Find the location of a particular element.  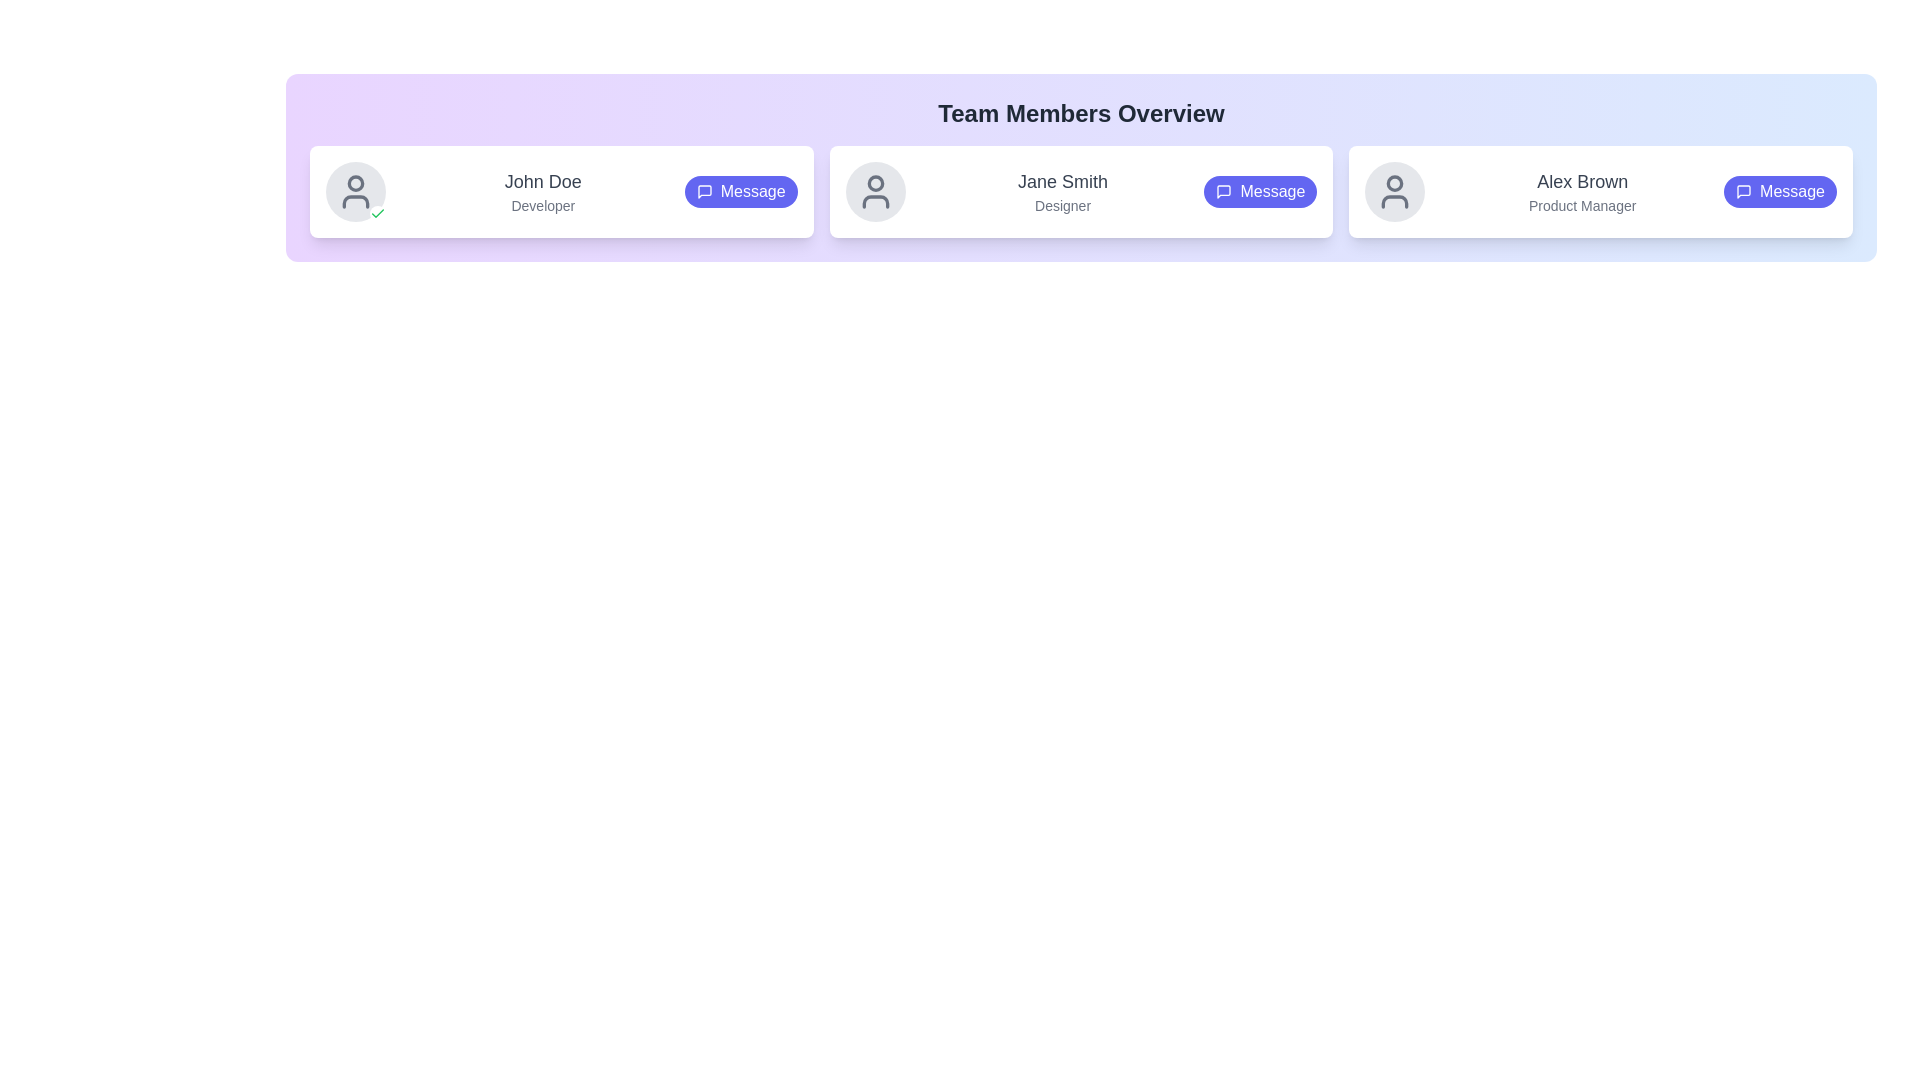

the first team member's Profile Card located in the top-left corner of the grid layout under 'Team Members Overview' to potentially reveal additional details is located at coordinates (560, 192).